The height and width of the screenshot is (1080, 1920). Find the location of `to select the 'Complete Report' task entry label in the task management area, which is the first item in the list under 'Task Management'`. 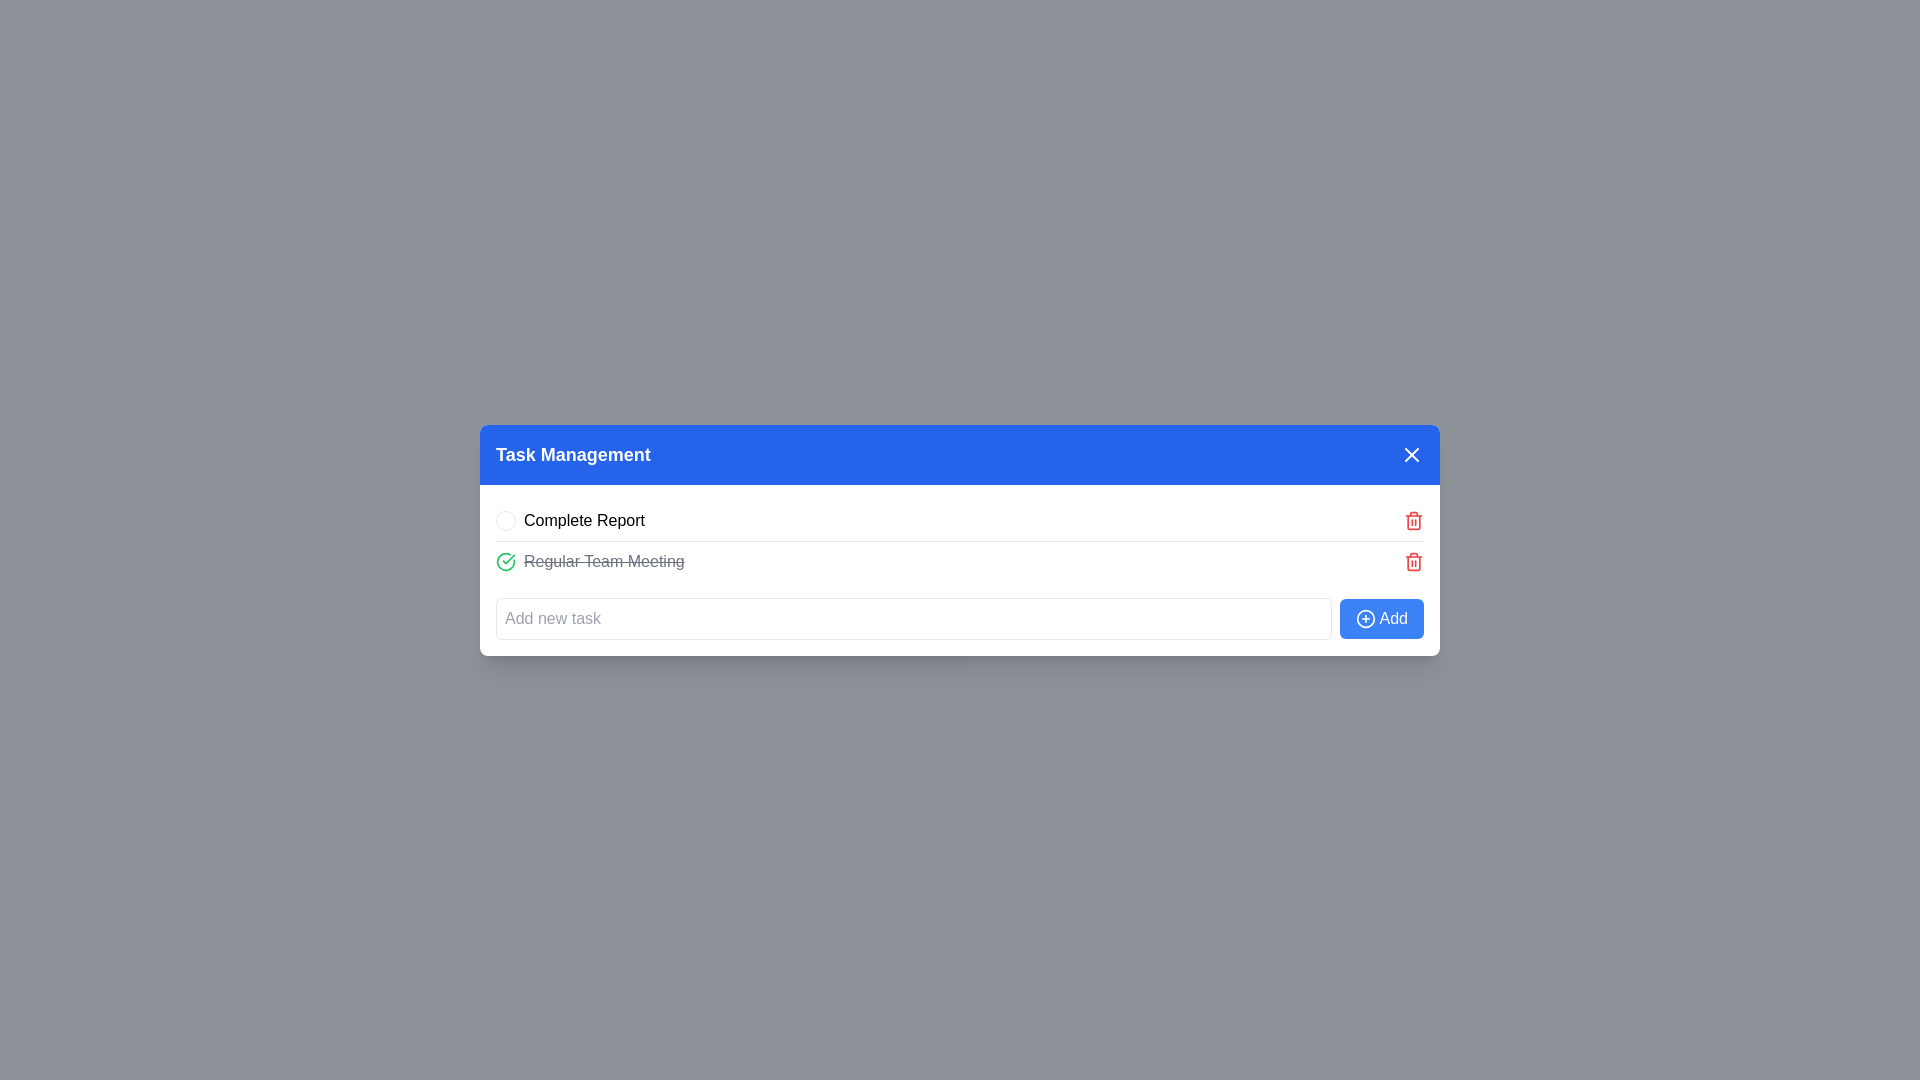

to select the 'Complete Report' task entry label in the task management area, which is the first item in the list under 'Task Management' is located at coordinates (569, 519).